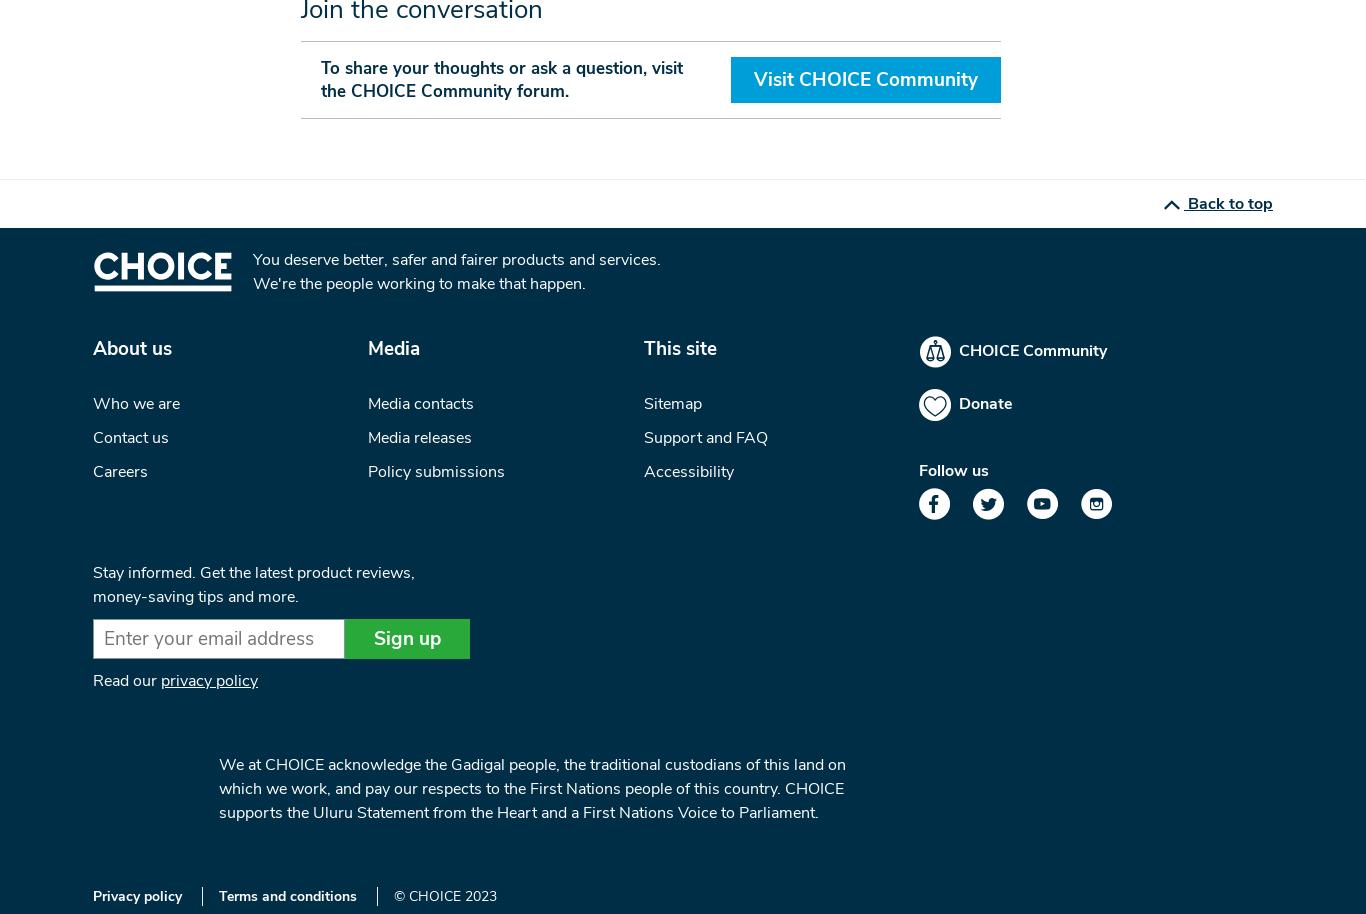 The image size is (1366, 914). Describe the element at coordinates (208, 681) in the screenshot. I see `'privacy policy'` at that location.